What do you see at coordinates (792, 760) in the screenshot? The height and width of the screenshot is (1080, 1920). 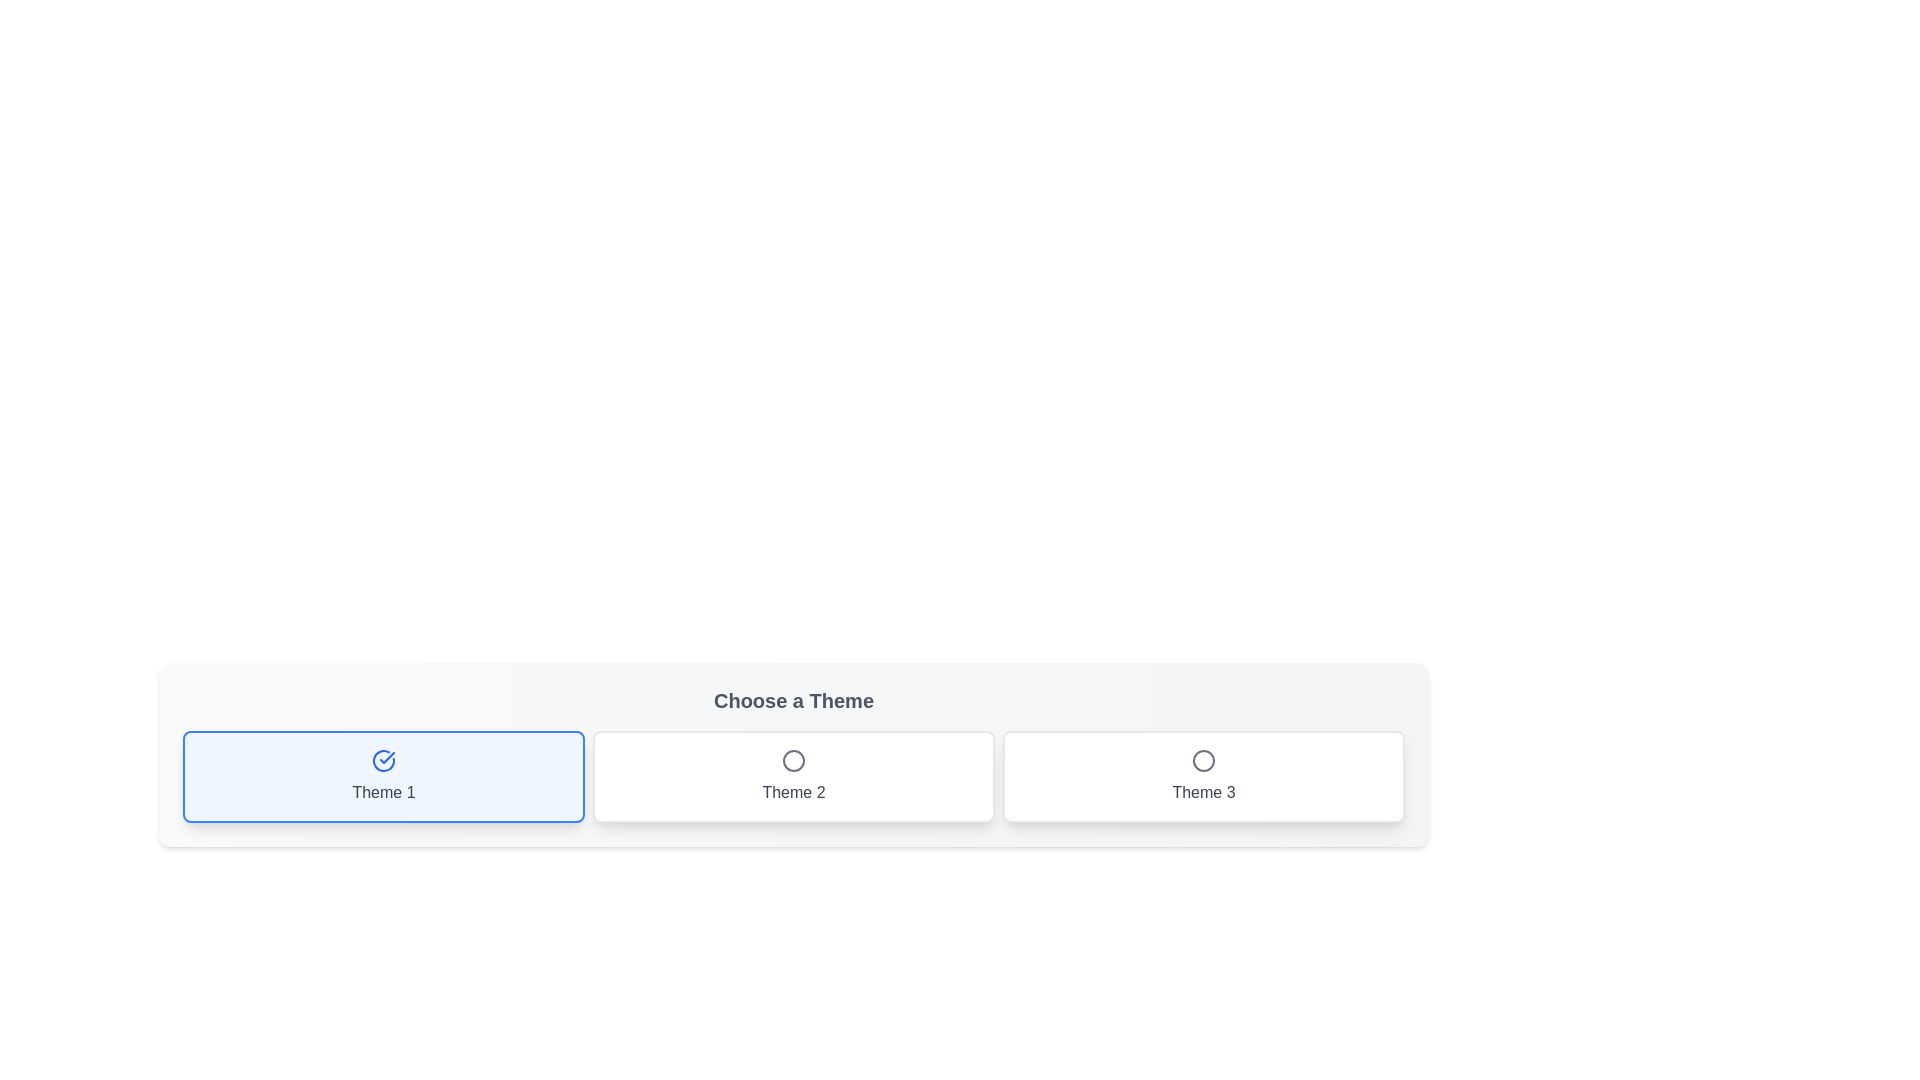 I see `the gray circular icon with a thin stroke, which is part of the 'Theme 2' button, centrally aligned within a horizontal list of buttons` at bounding box center [792, 760].